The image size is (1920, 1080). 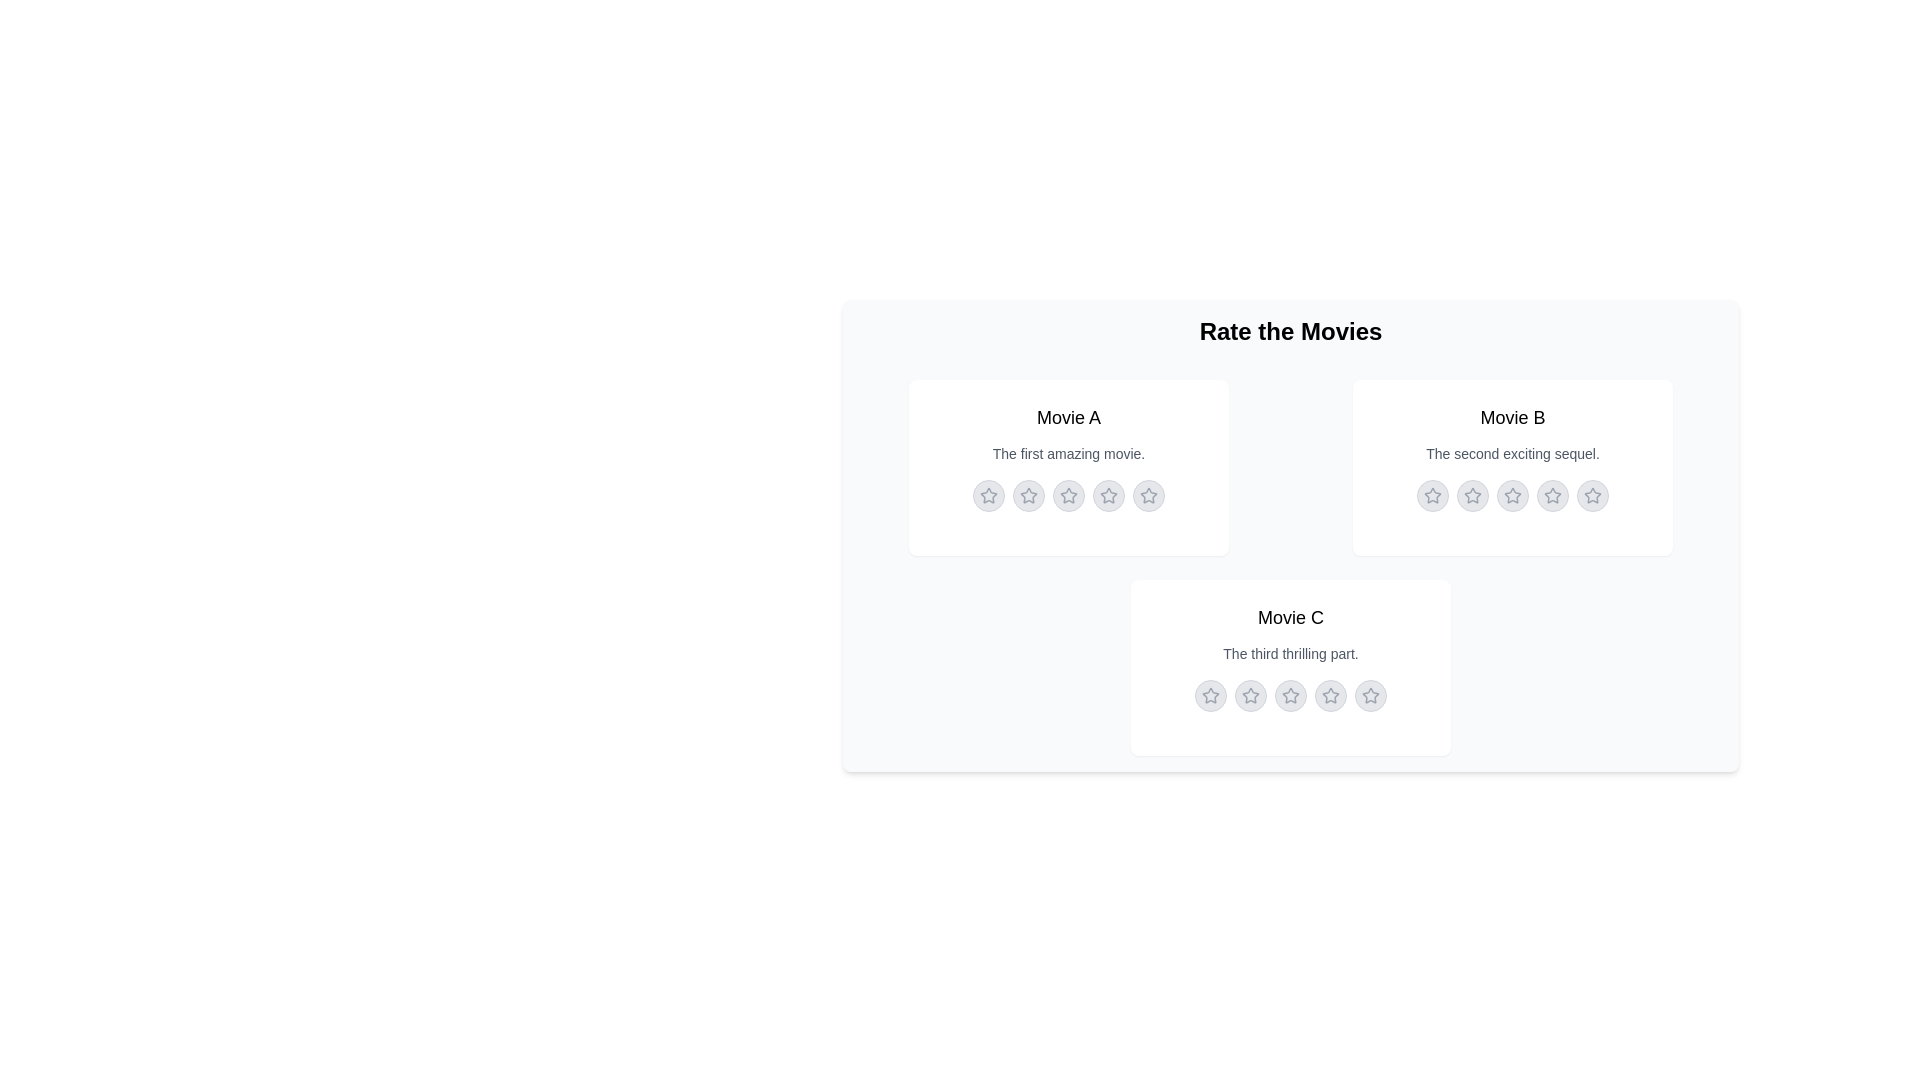 I want to click on the star icon in the movie rating card located in the top-left section of the interface, so click(x=1068, y=467).